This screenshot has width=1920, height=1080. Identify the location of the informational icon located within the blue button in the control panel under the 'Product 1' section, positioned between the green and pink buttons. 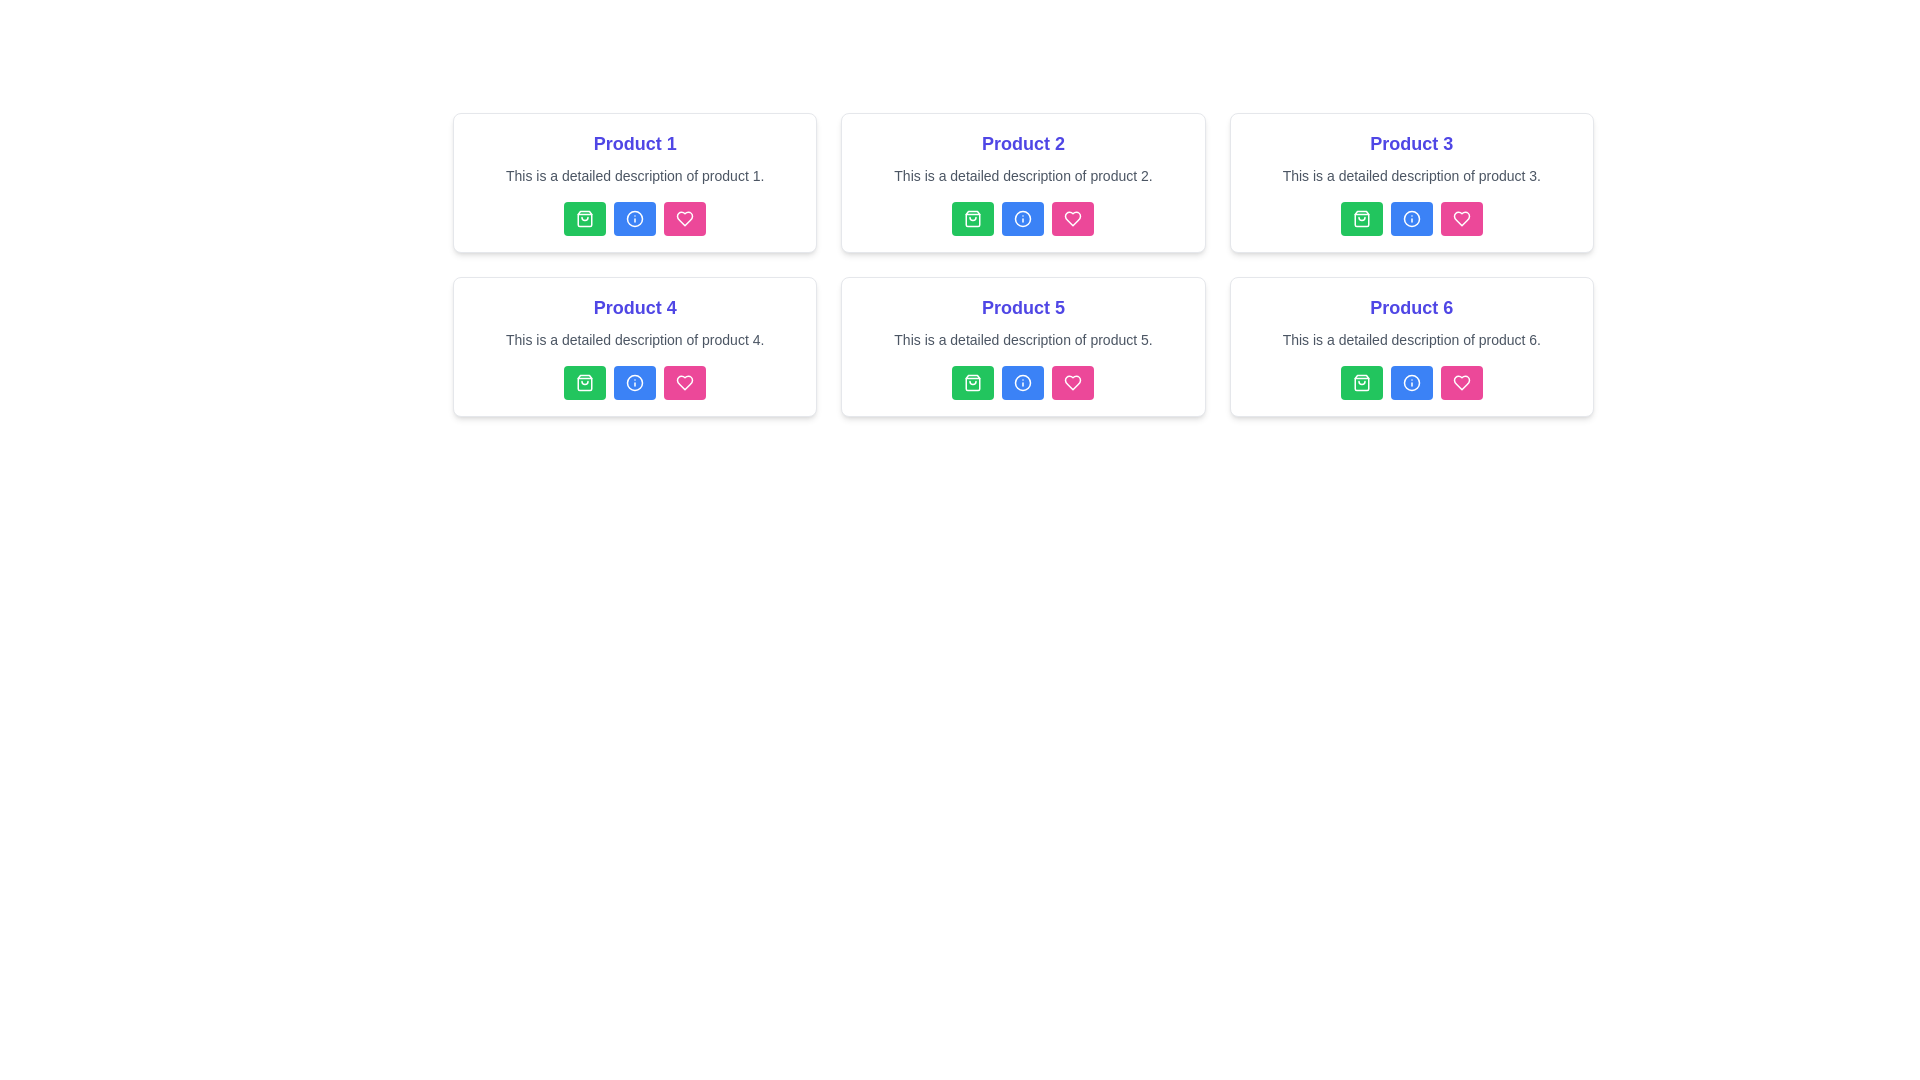
(634, 219).